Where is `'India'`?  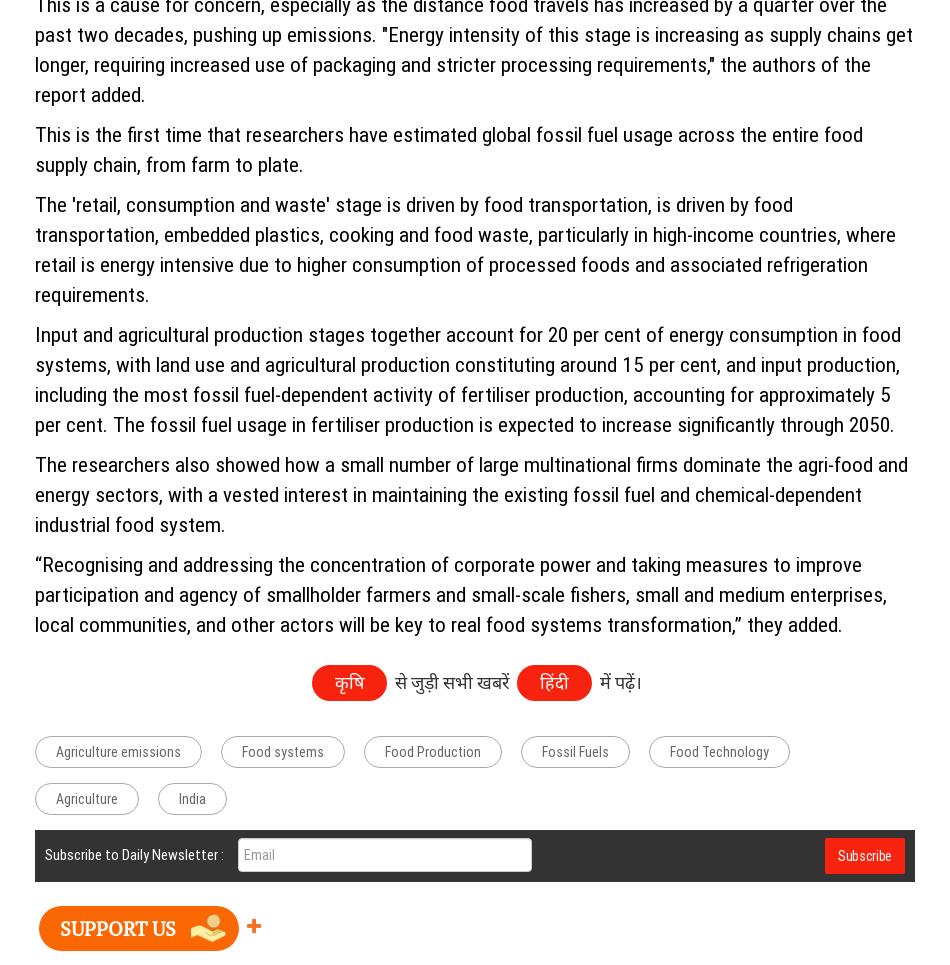 'India' is located at coordinates (192, 799).